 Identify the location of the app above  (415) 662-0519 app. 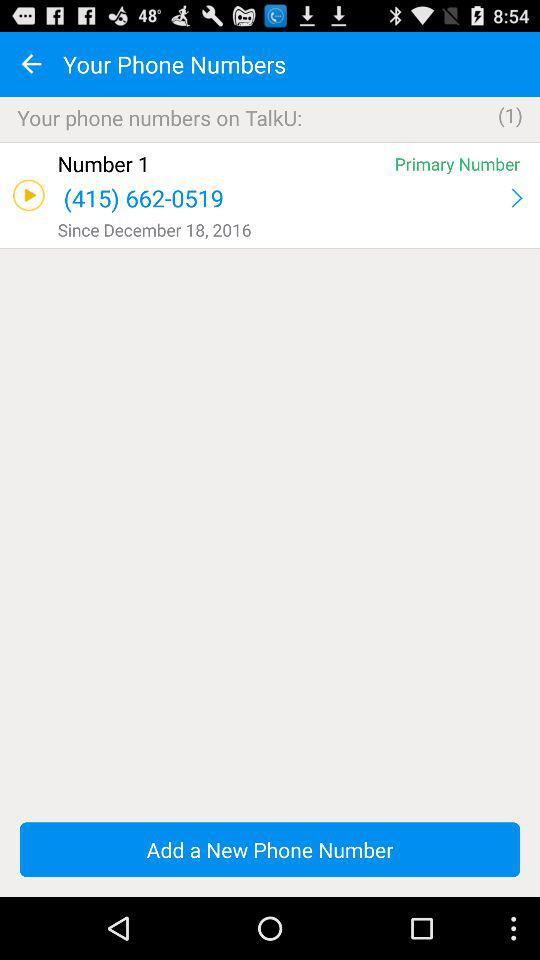
(457, 162).